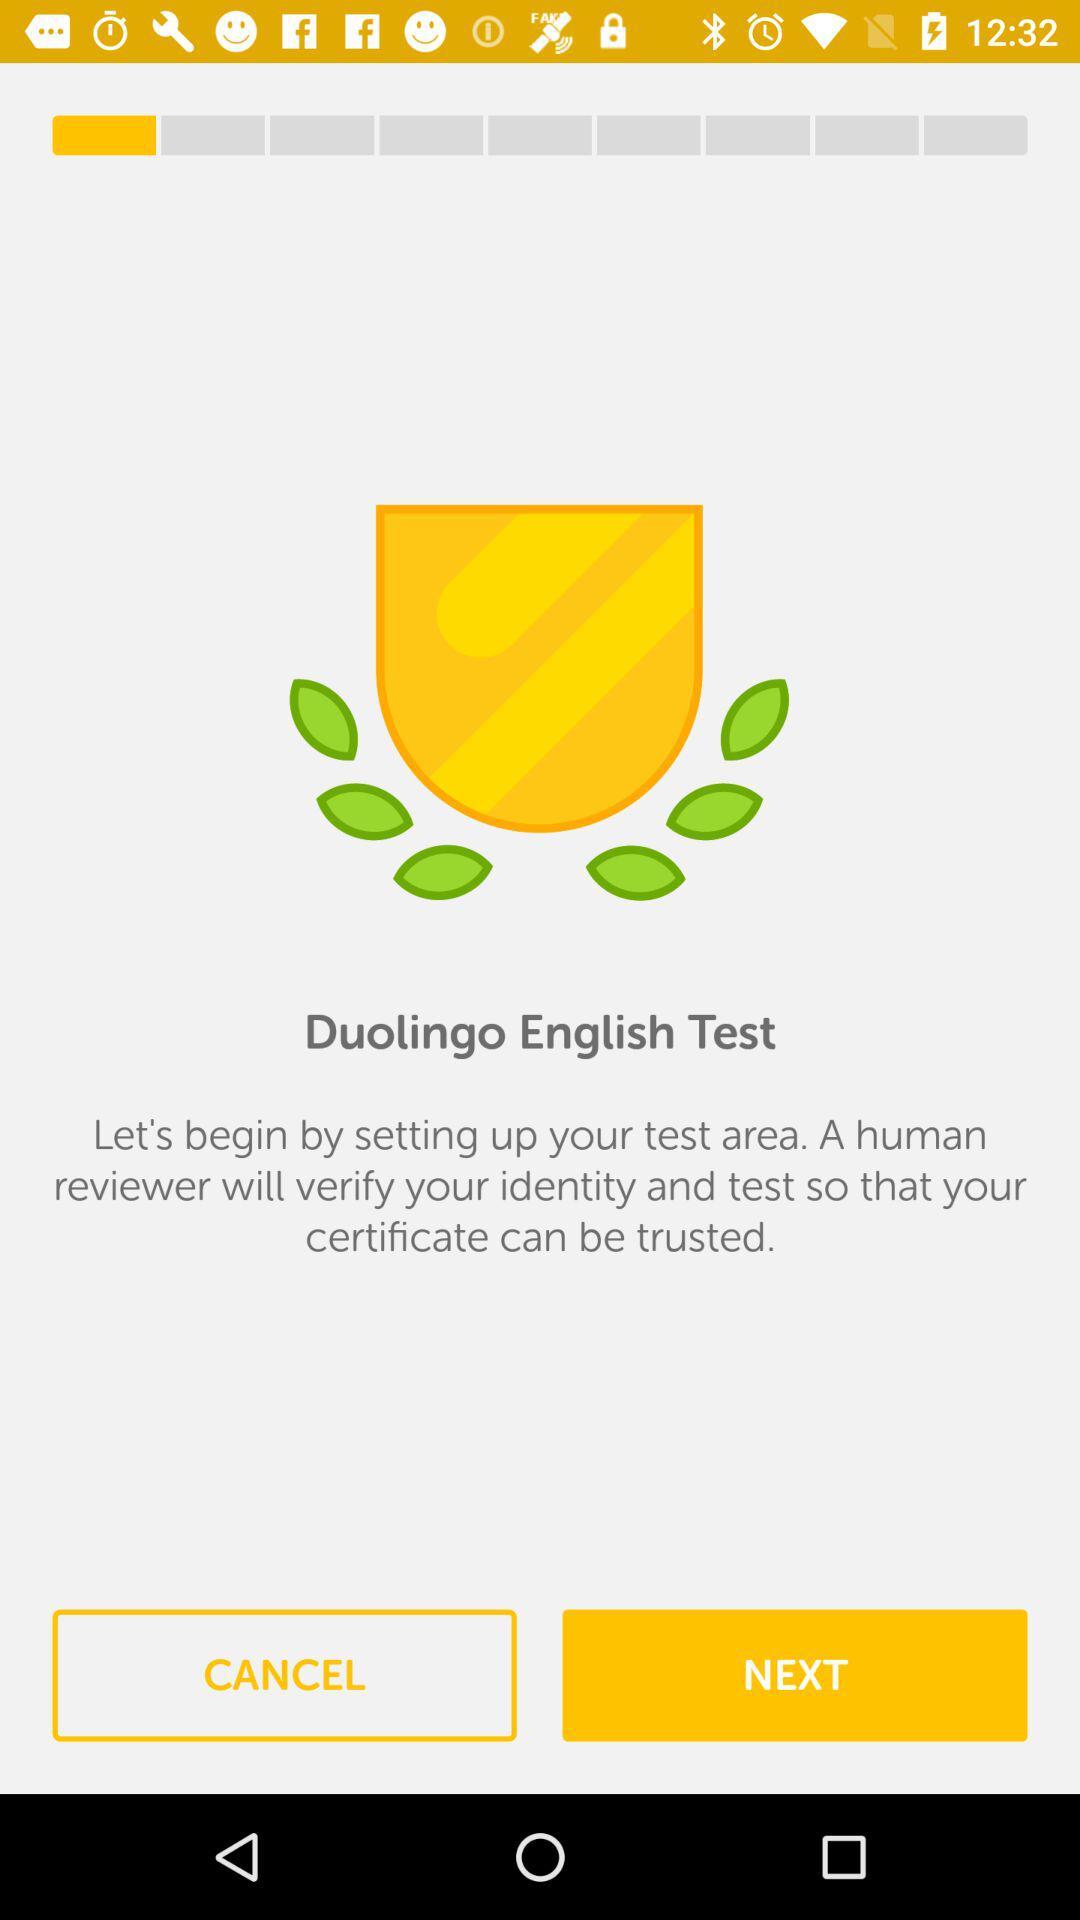 Image resolution: width=1080 pixels, height=1920 pixels. I want to click on item below the let s begin item, so click(284, 1675).